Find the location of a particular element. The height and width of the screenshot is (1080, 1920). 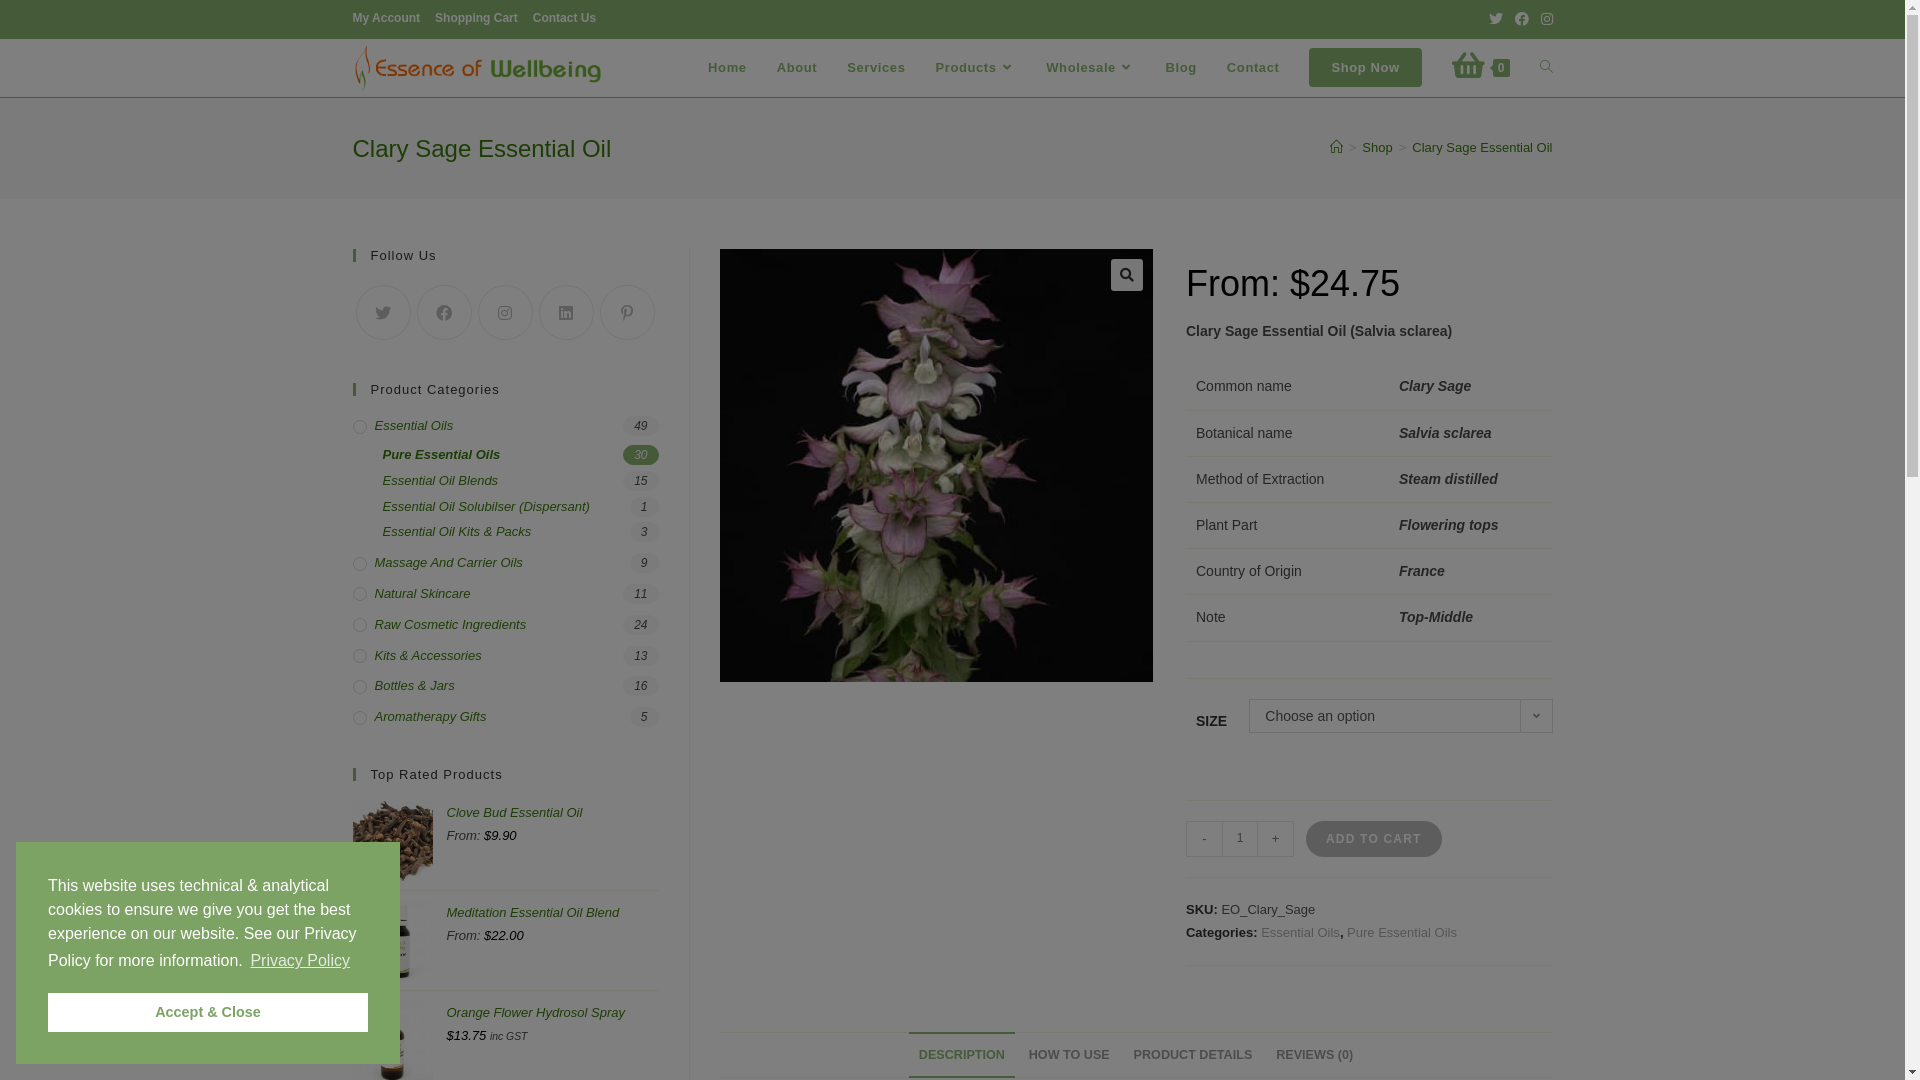

'Orange Flower Hydrosol Spray' is located at coordinates (552, 1023).